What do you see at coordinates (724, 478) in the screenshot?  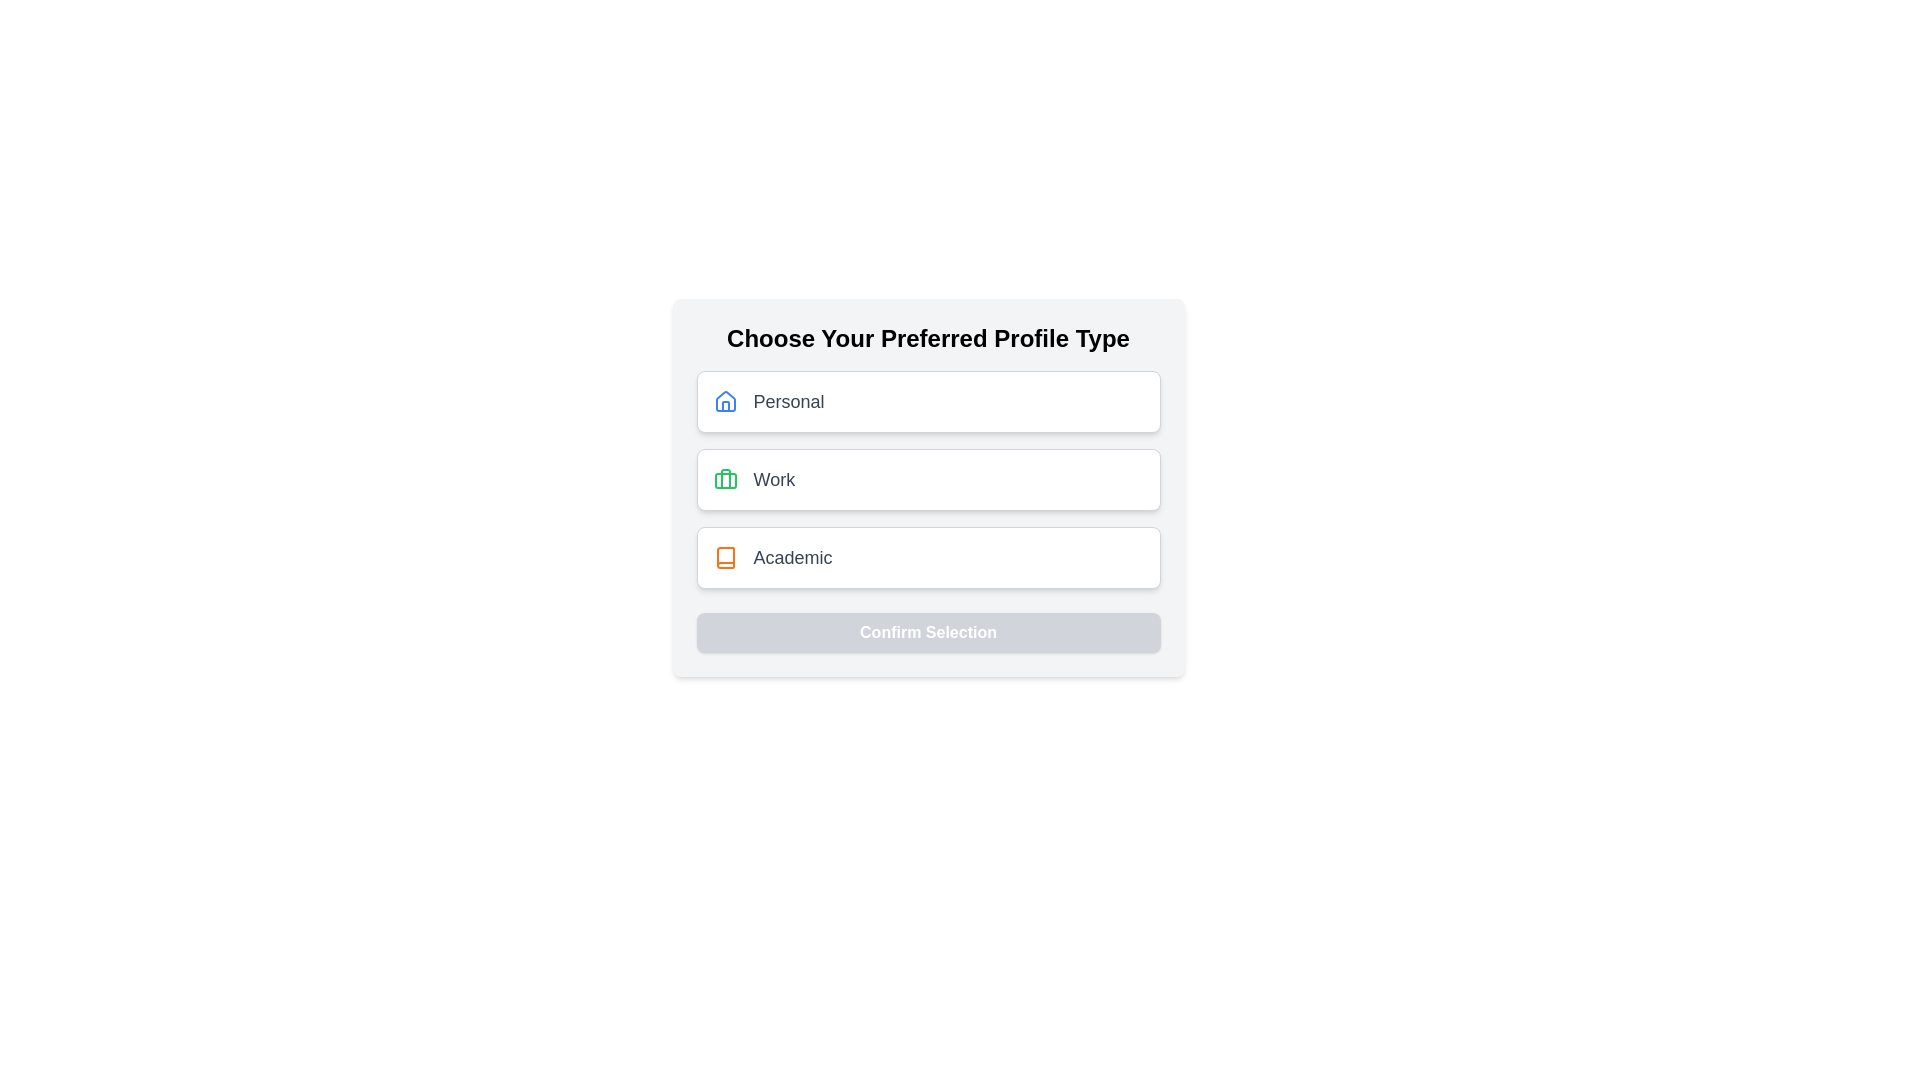 I see `the vertical decorative vector line element within the green briefcase icon labeled 'Work' located at the center of the interface` at bounding box center [724, 478].